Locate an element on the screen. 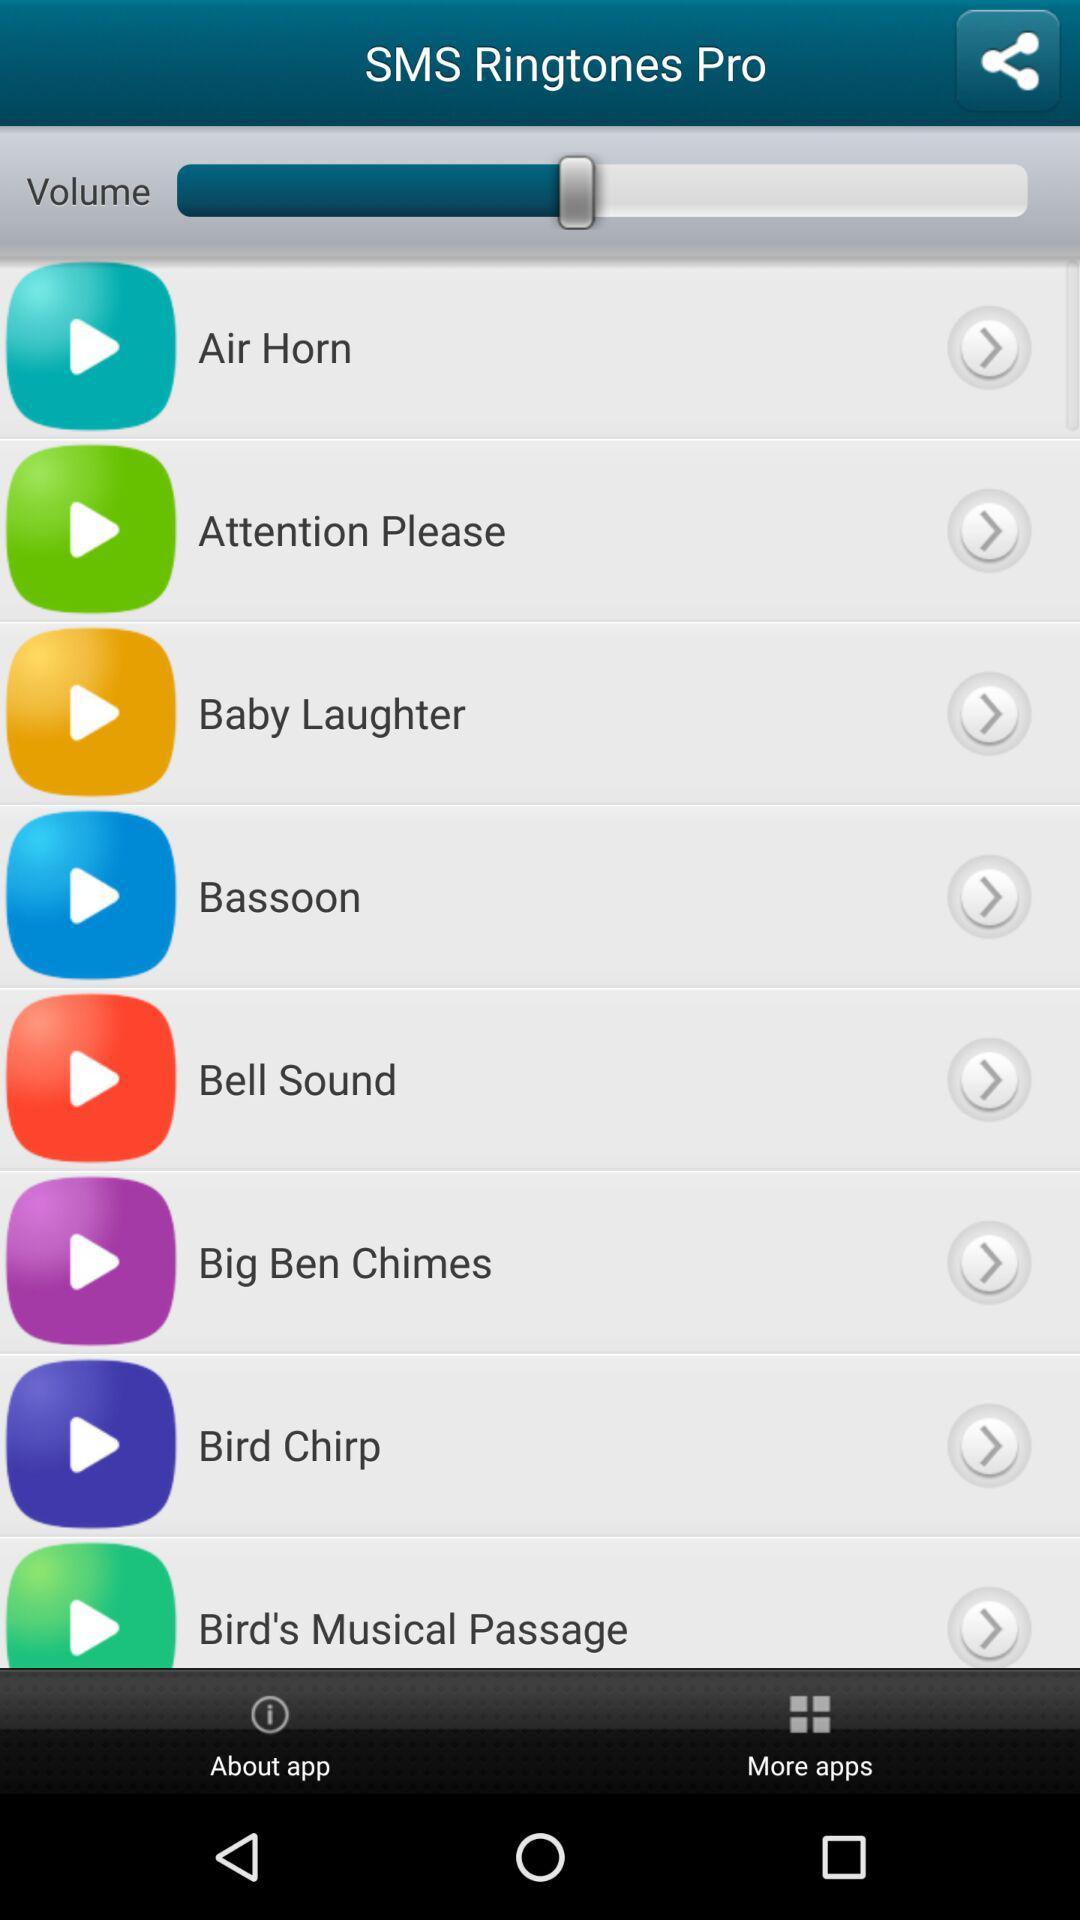 Image resolution: width=1080 pixels, height=1920 pixels. use big ben chimes is located at coordinates (987, 1260).